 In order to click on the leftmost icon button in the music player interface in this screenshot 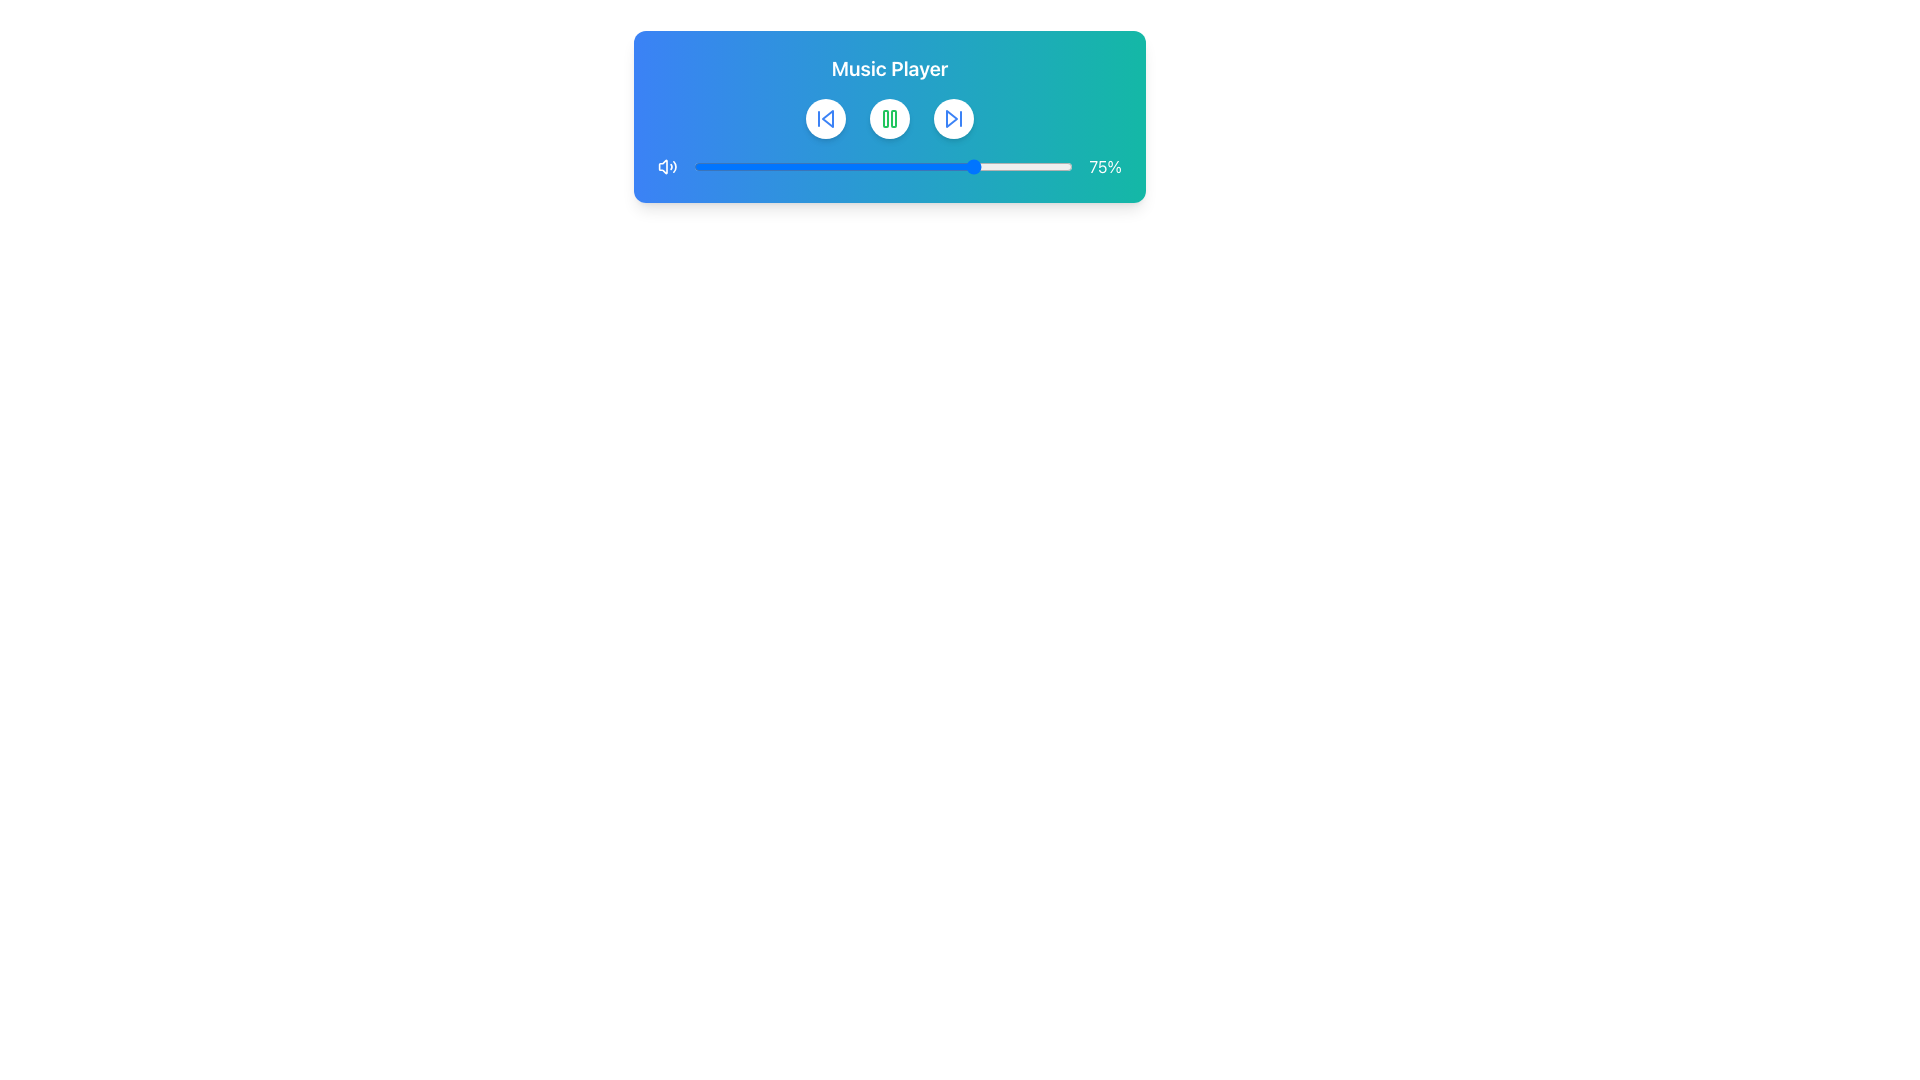, I will do `click(825, 119)`.